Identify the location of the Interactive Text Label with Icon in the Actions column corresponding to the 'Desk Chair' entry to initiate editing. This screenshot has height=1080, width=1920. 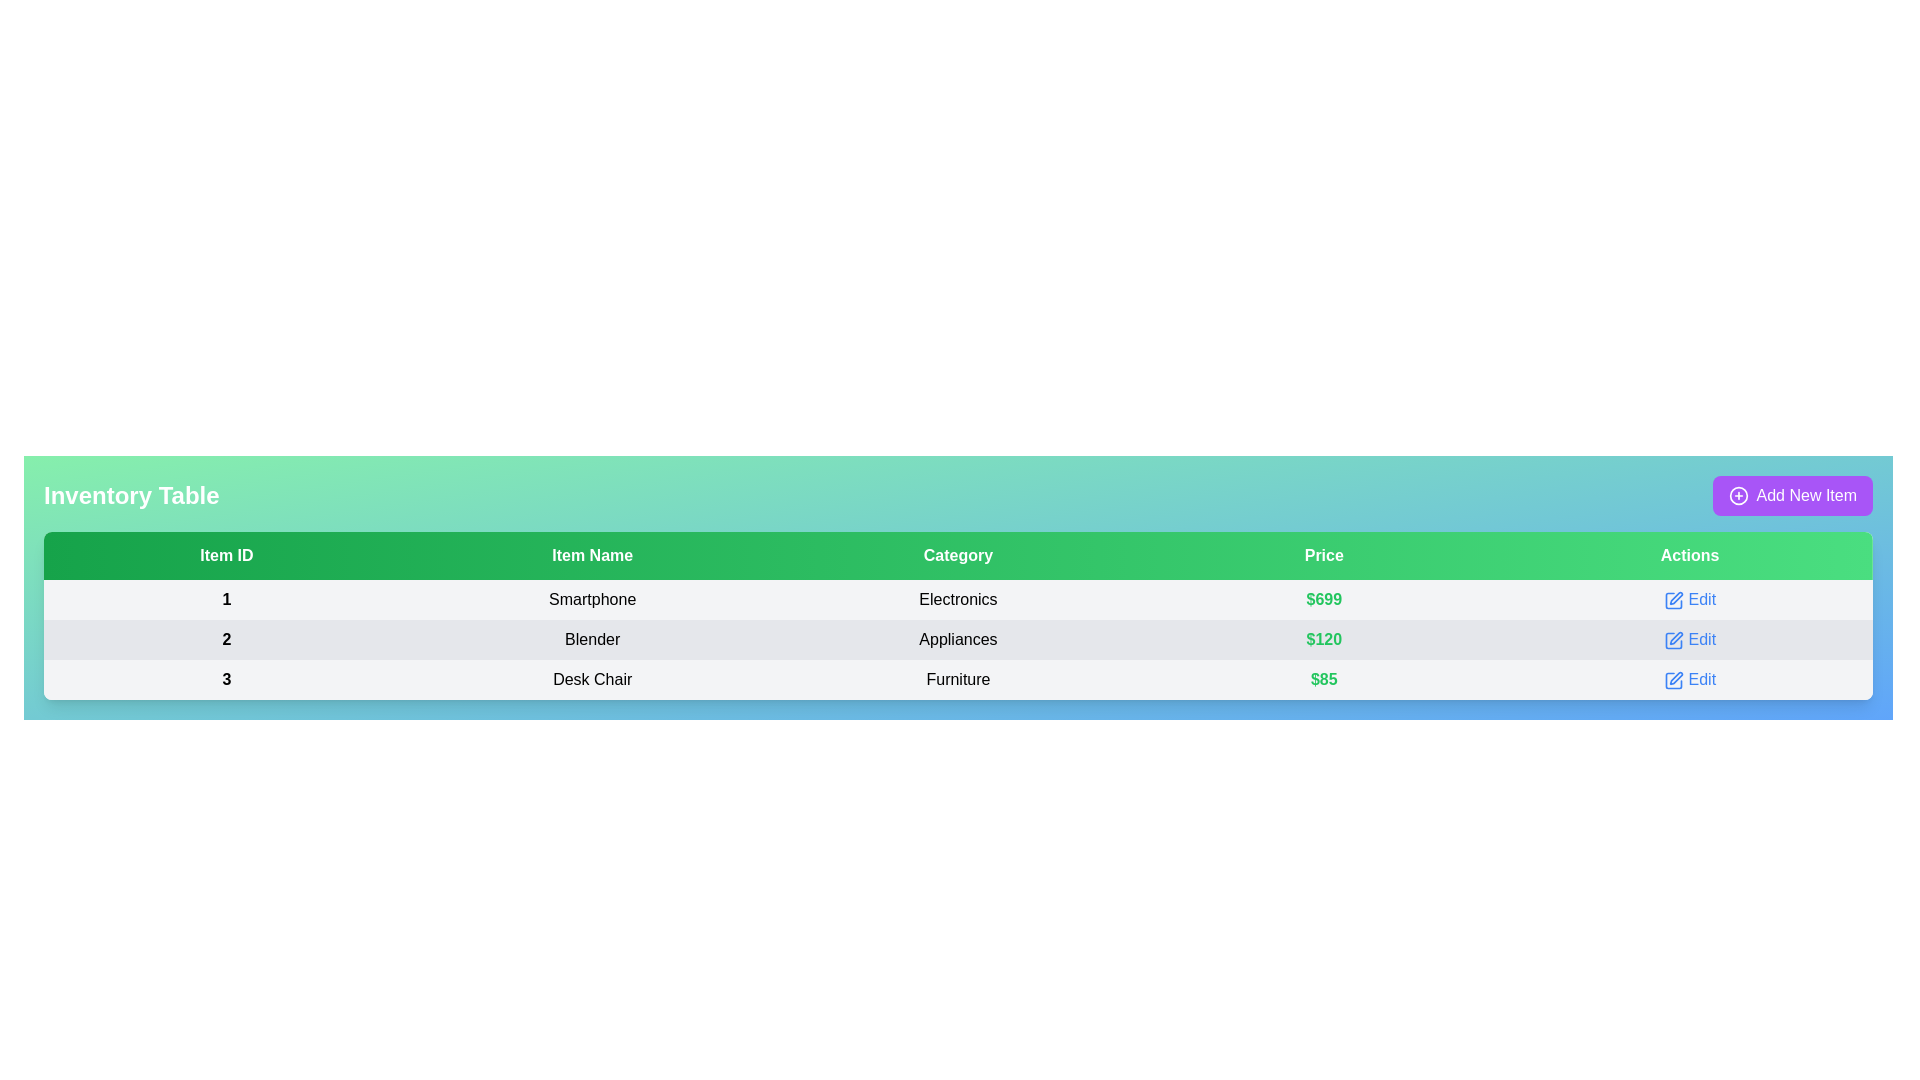
(1688, 678).